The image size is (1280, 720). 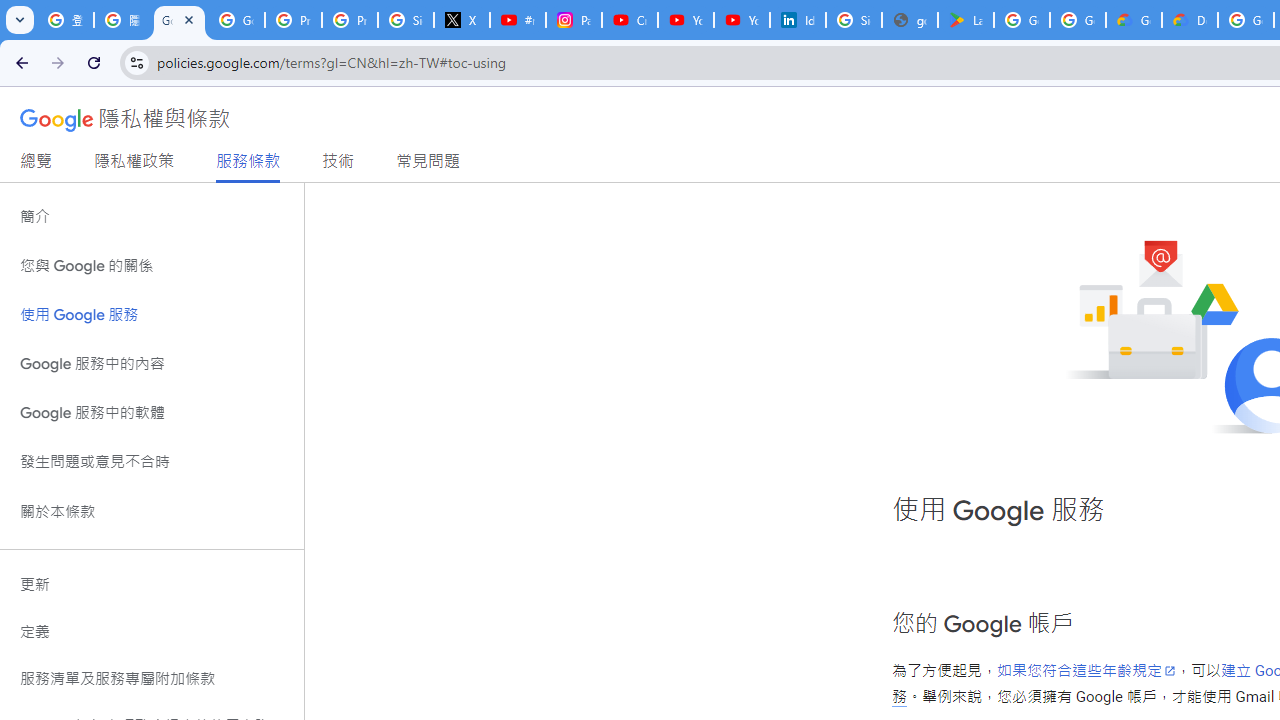 I want to click on '#nbabasketballhighlights - YouTube', so click(x=518, y=20).